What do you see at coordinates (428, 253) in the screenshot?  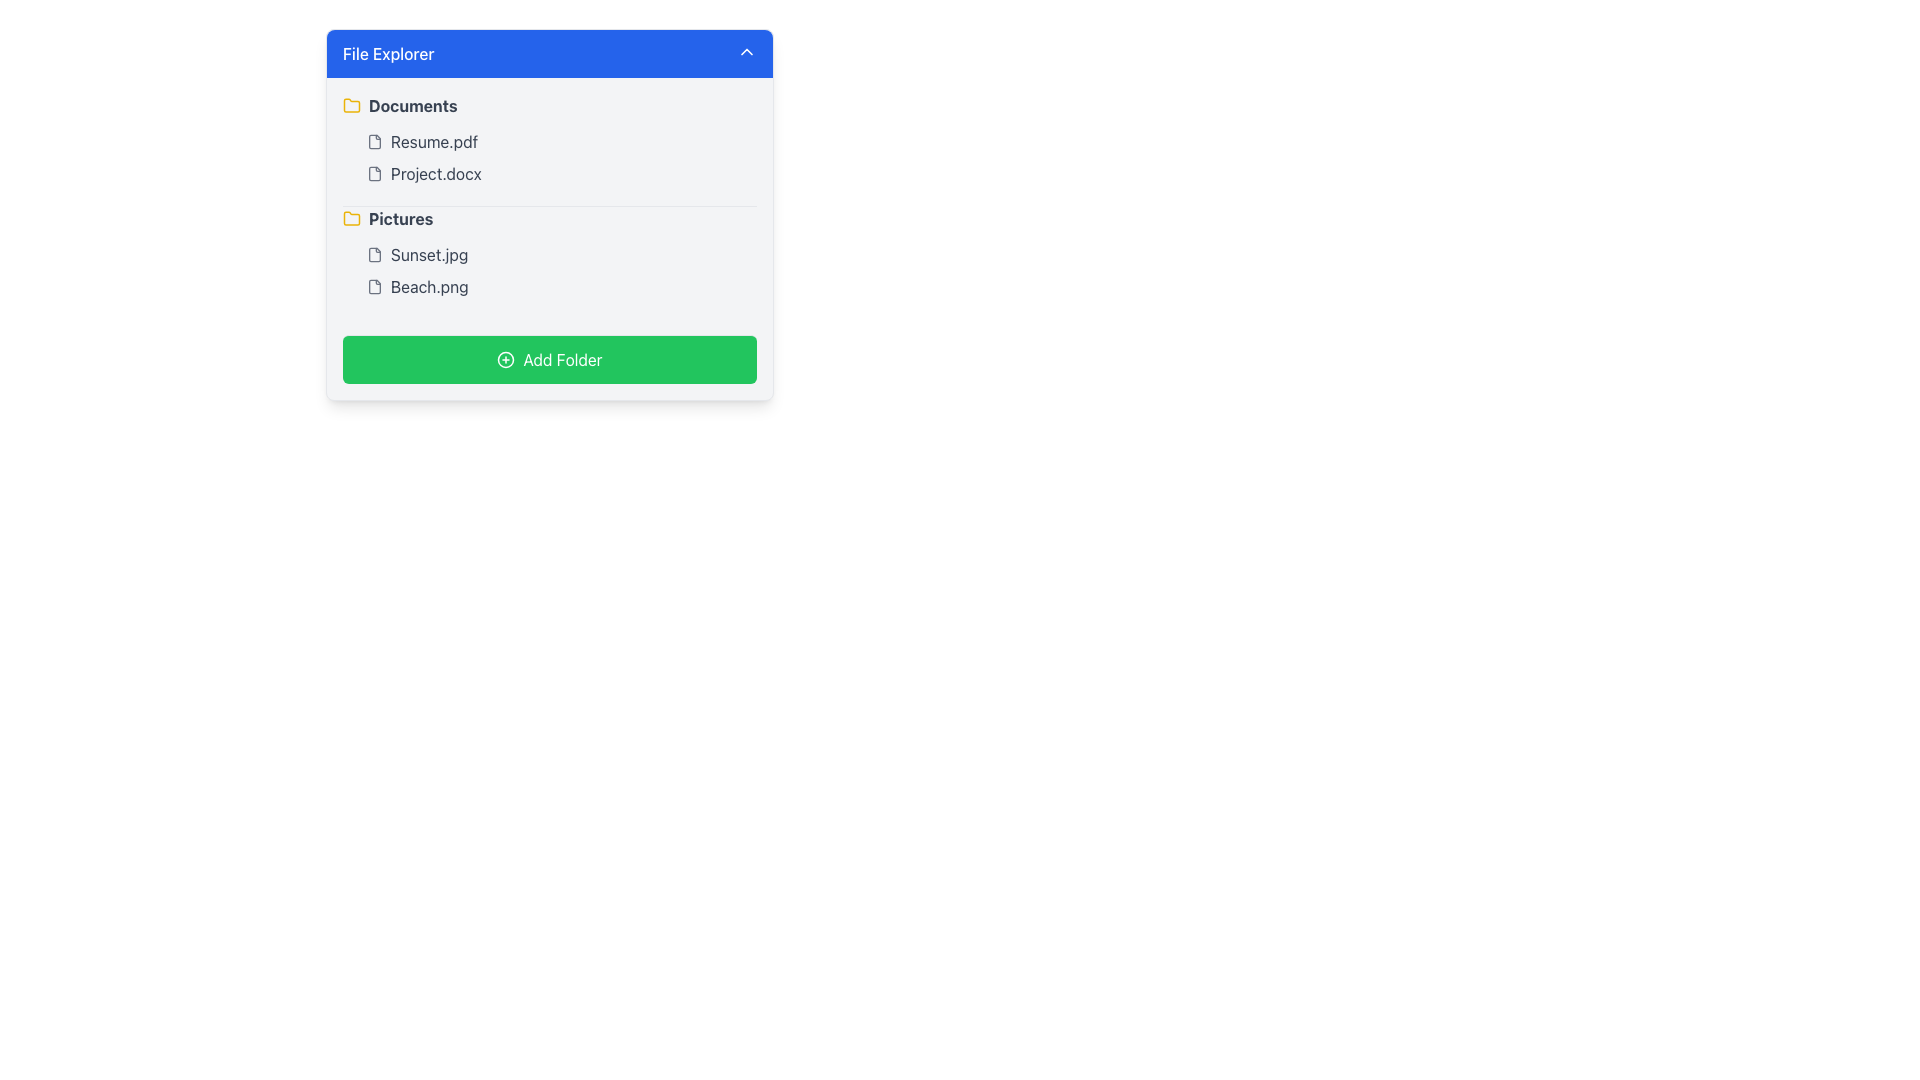 I see `the text label representing the file 'Sunset.jpg' in the Pictures folder of the file explorer interface` at bounding box center [428, 253].